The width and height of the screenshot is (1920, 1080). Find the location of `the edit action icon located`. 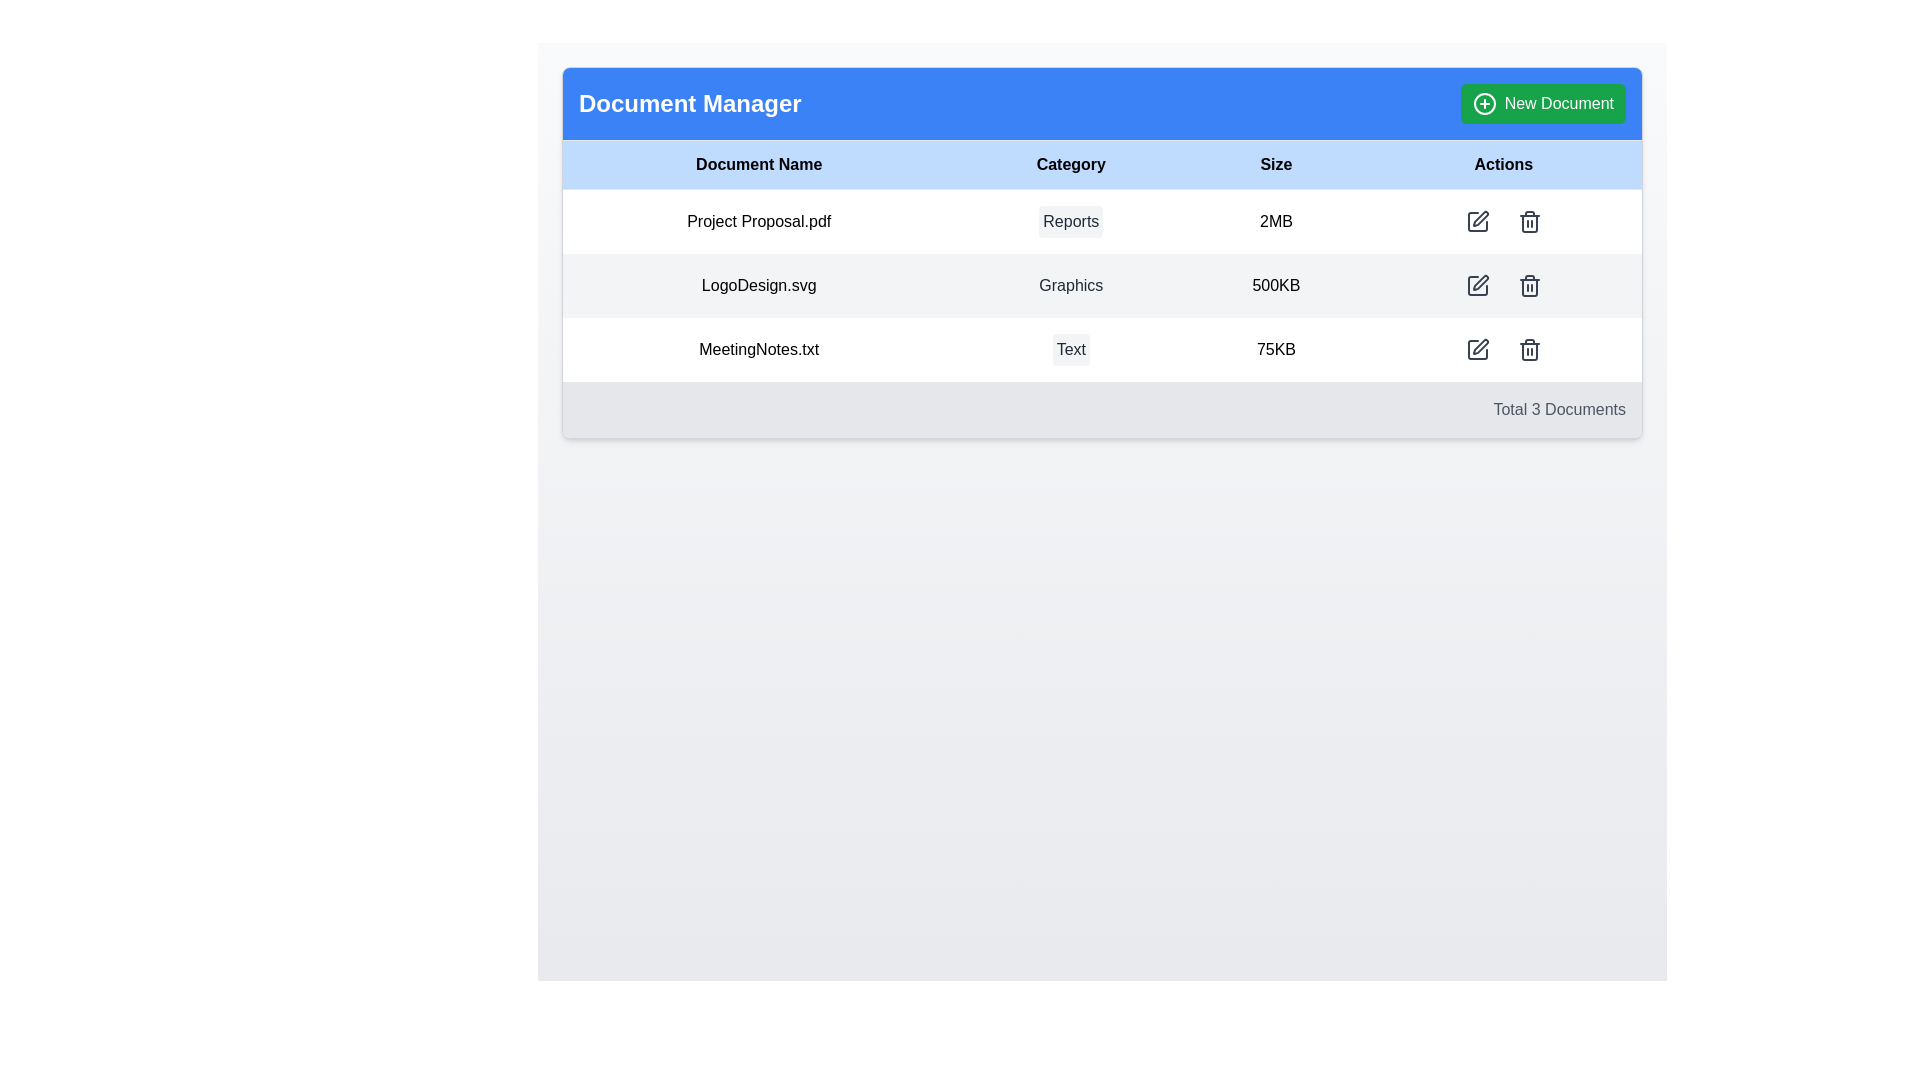

the edit action icon located is located at coordinates (1477, 349).